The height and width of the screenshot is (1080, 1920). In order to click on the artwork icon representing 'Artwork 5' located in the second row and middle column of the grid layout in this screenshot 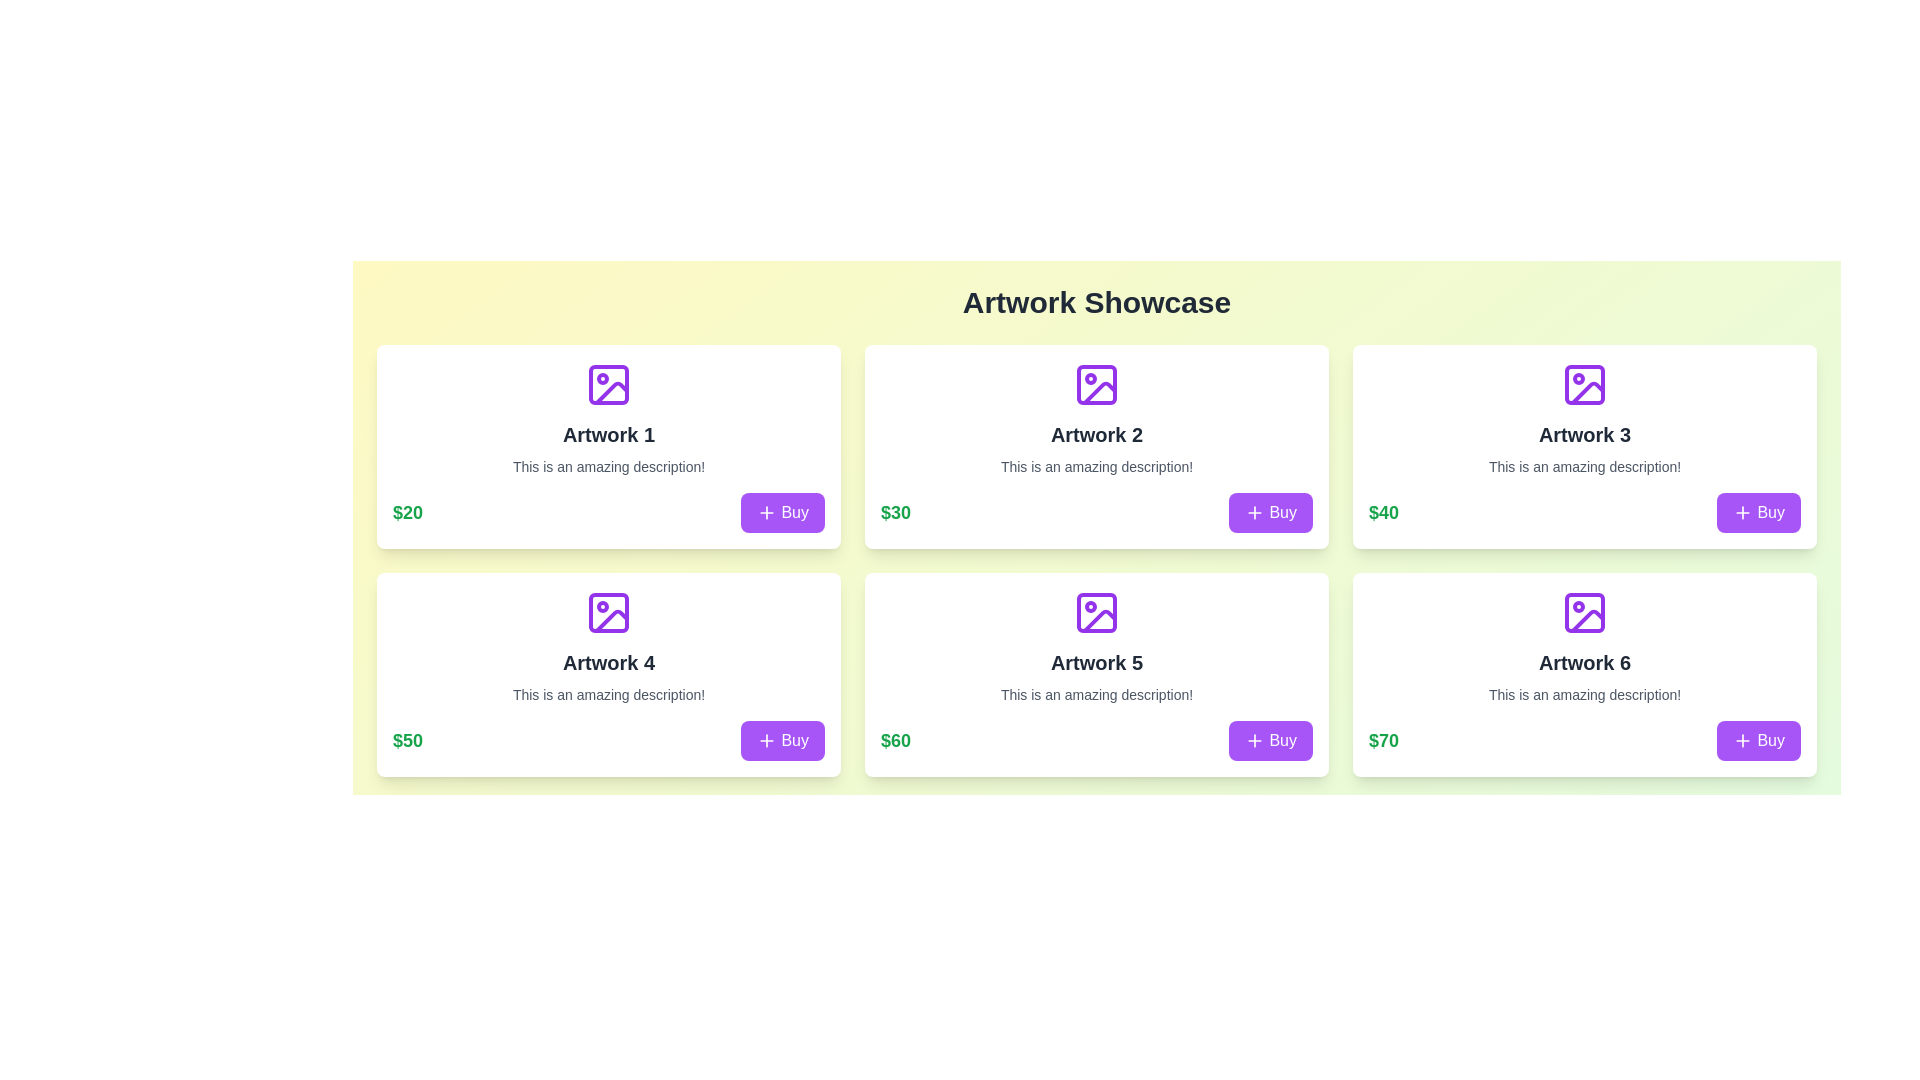, I will do `click(1096, 612)`.